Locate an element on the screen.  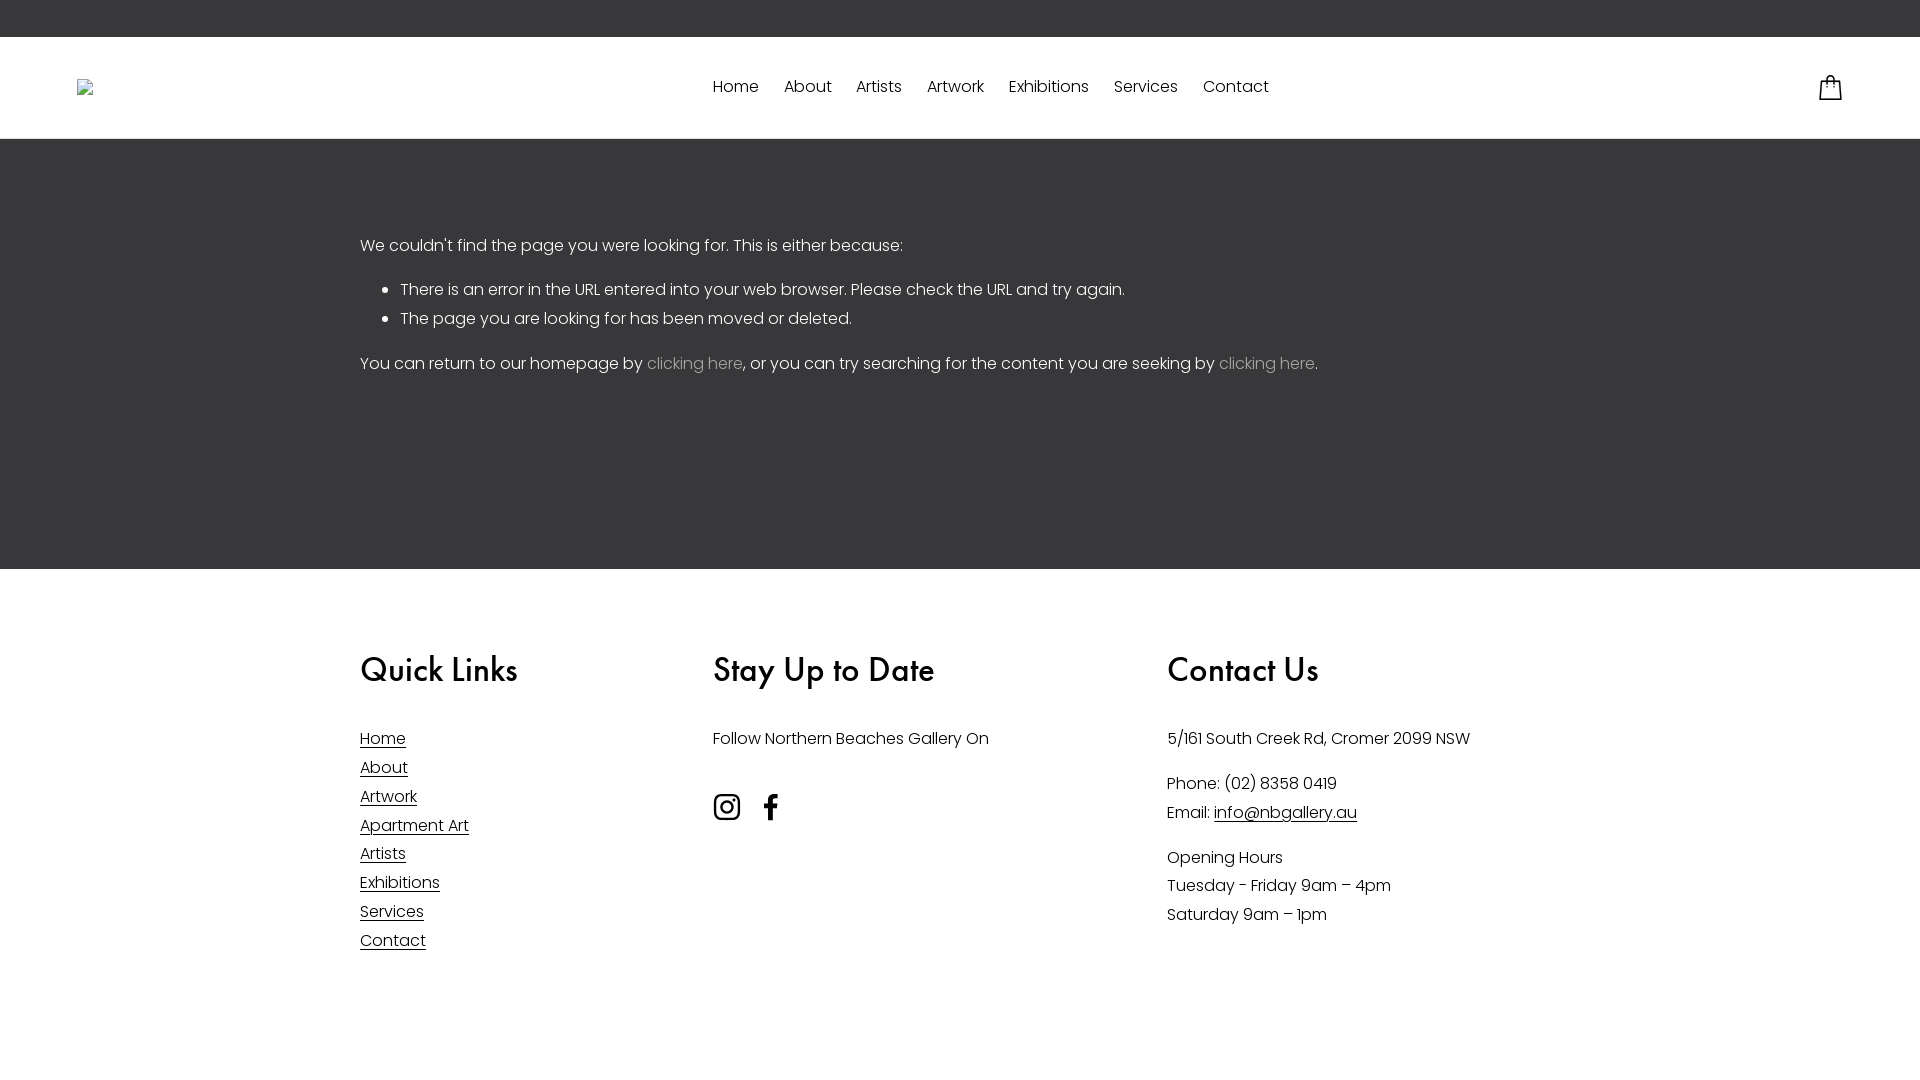
'Artists' is located at coordinates (878, 86).